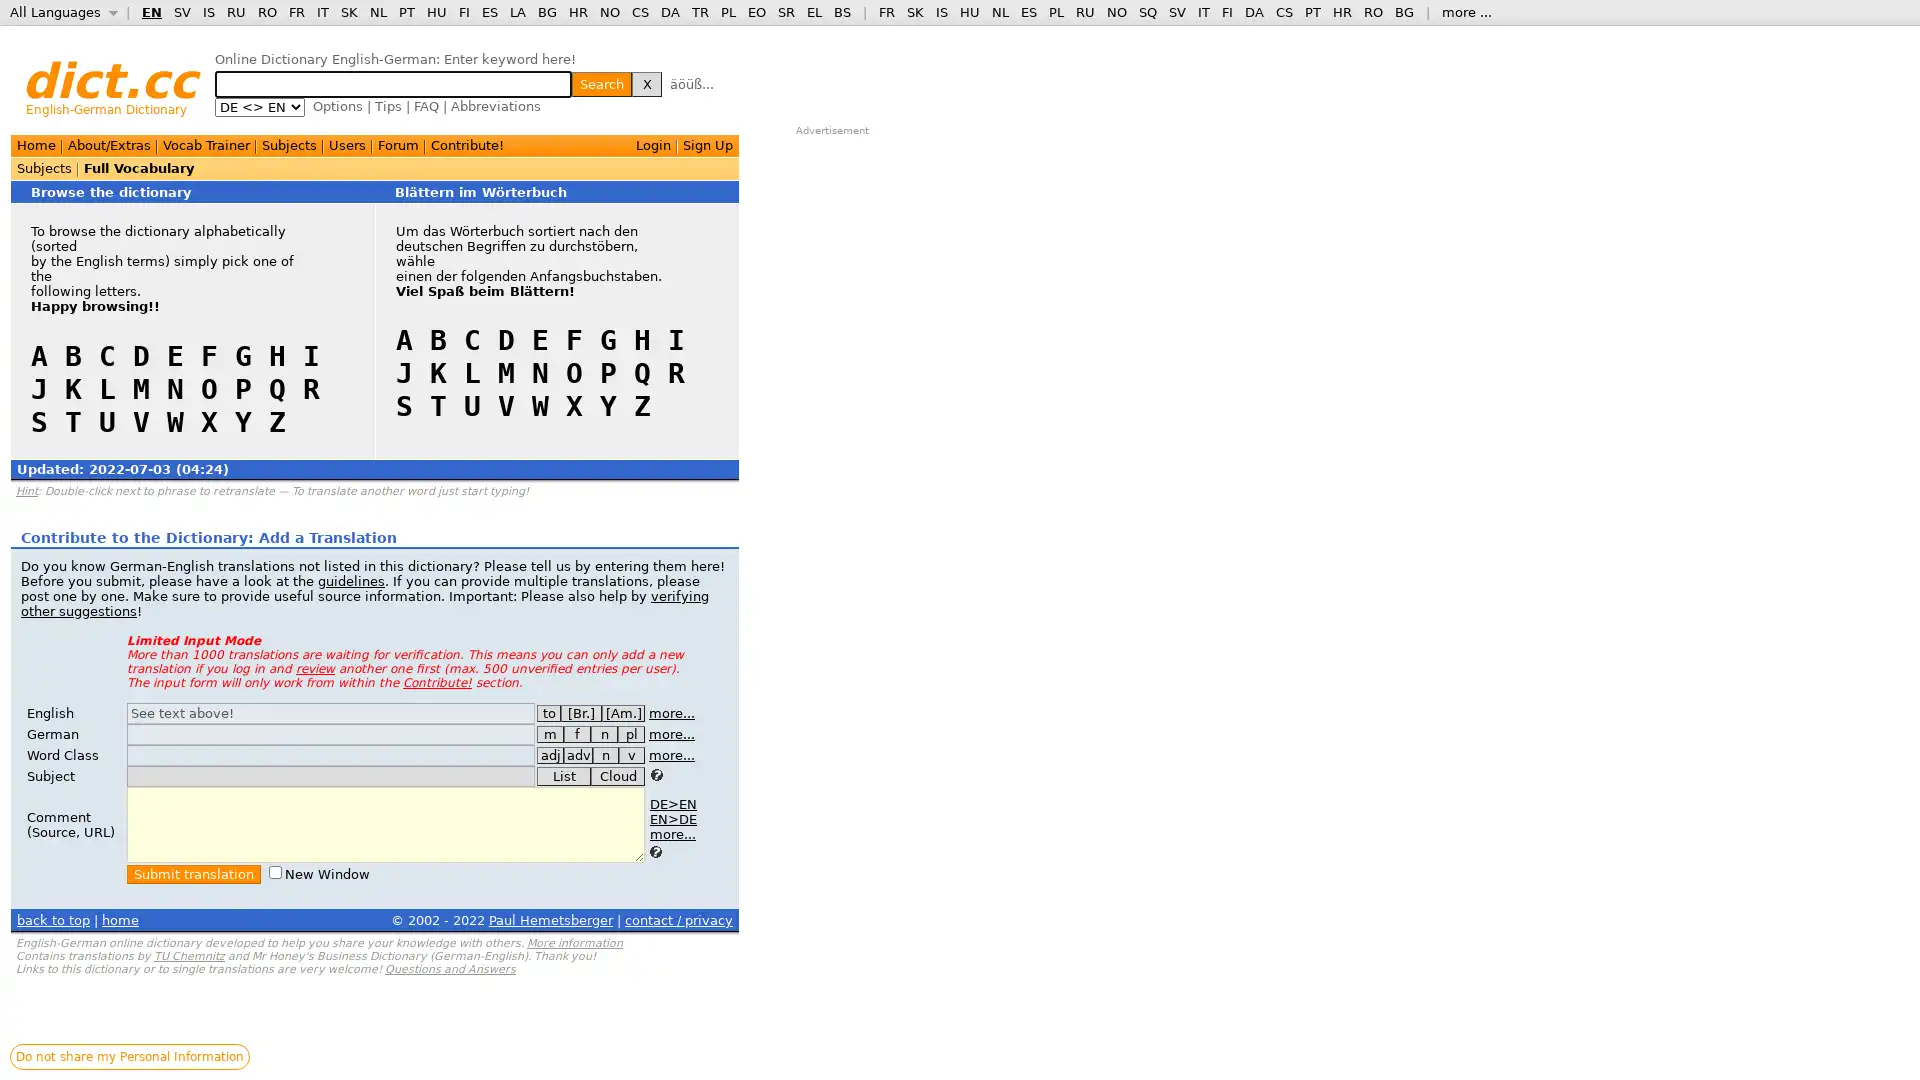 The height and width of the screenshot is (1080, 1920). I want to click on f, so click(576, 734).